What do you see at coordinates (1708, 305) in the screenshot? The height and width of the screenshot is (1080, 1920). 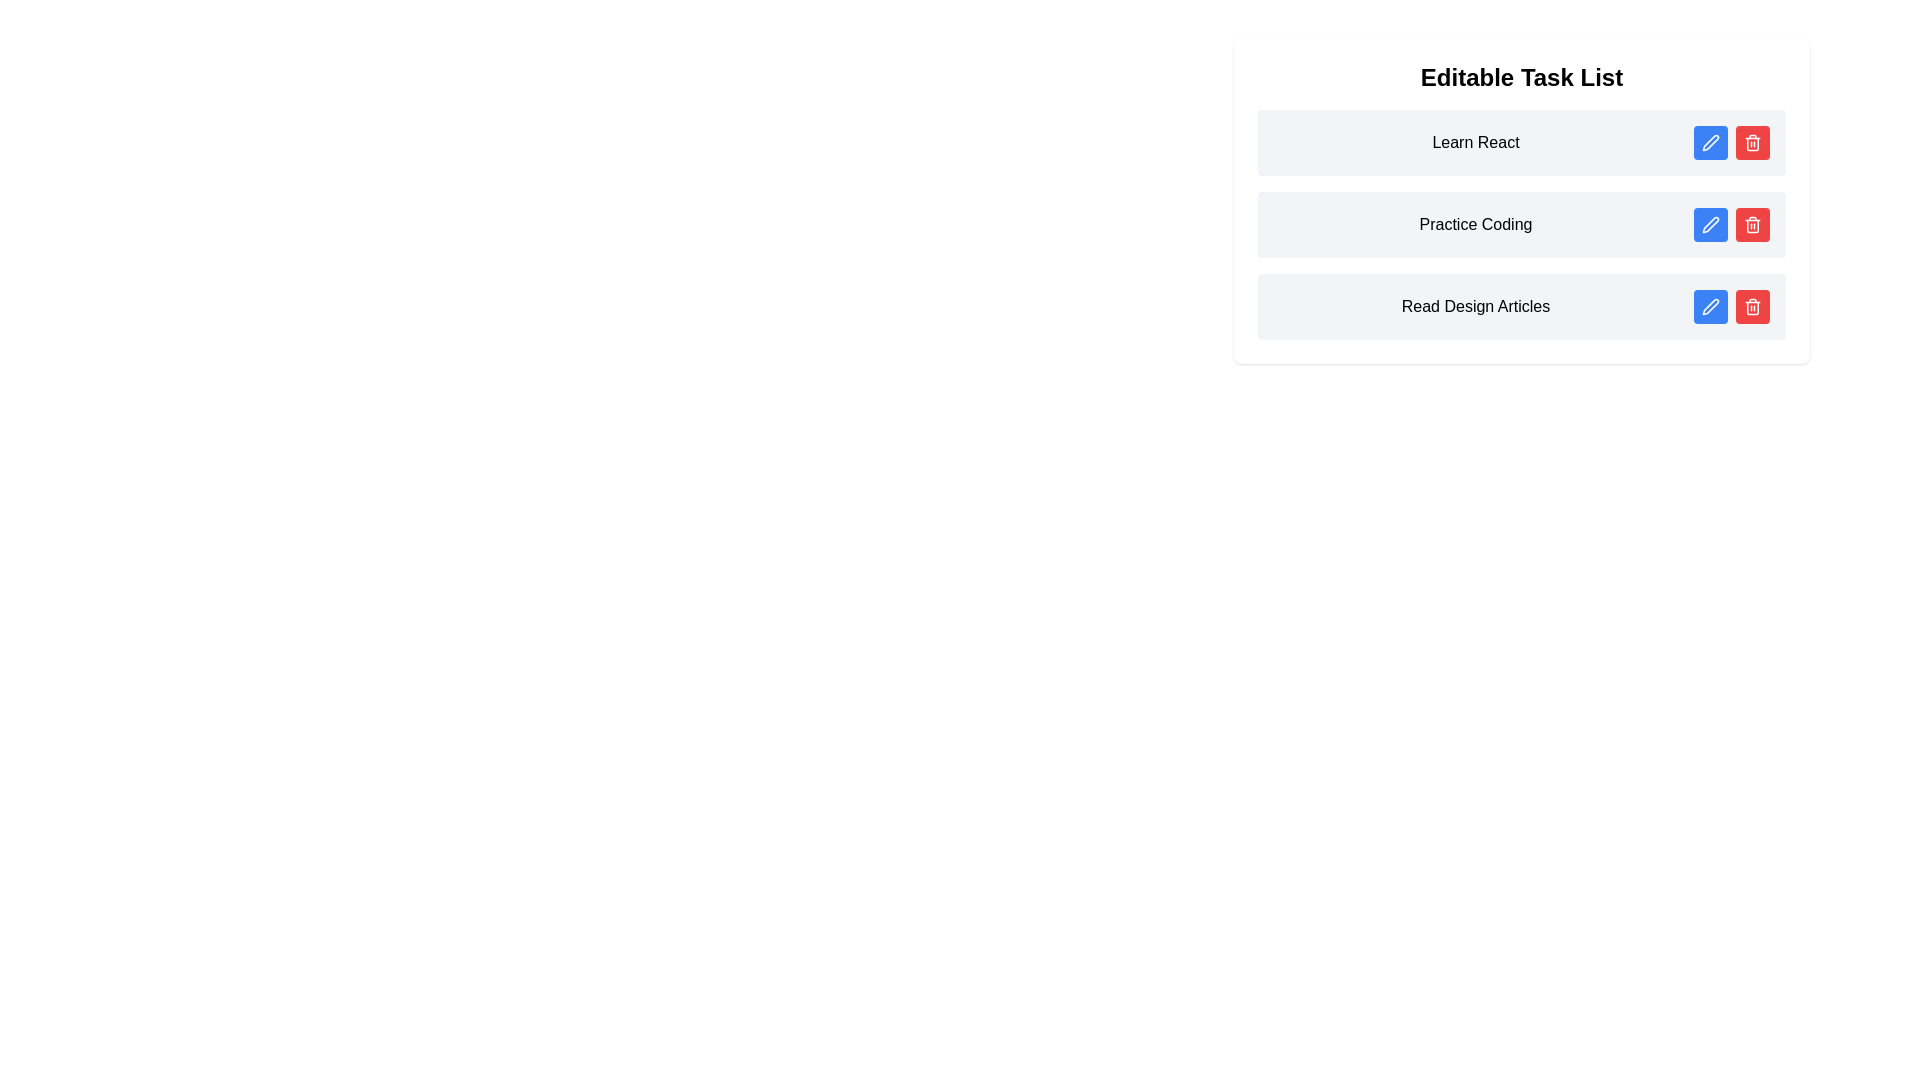 I see `the pen icon button located at the end of the 'Read Design Articles' row` at bounding box center [1708, 305].